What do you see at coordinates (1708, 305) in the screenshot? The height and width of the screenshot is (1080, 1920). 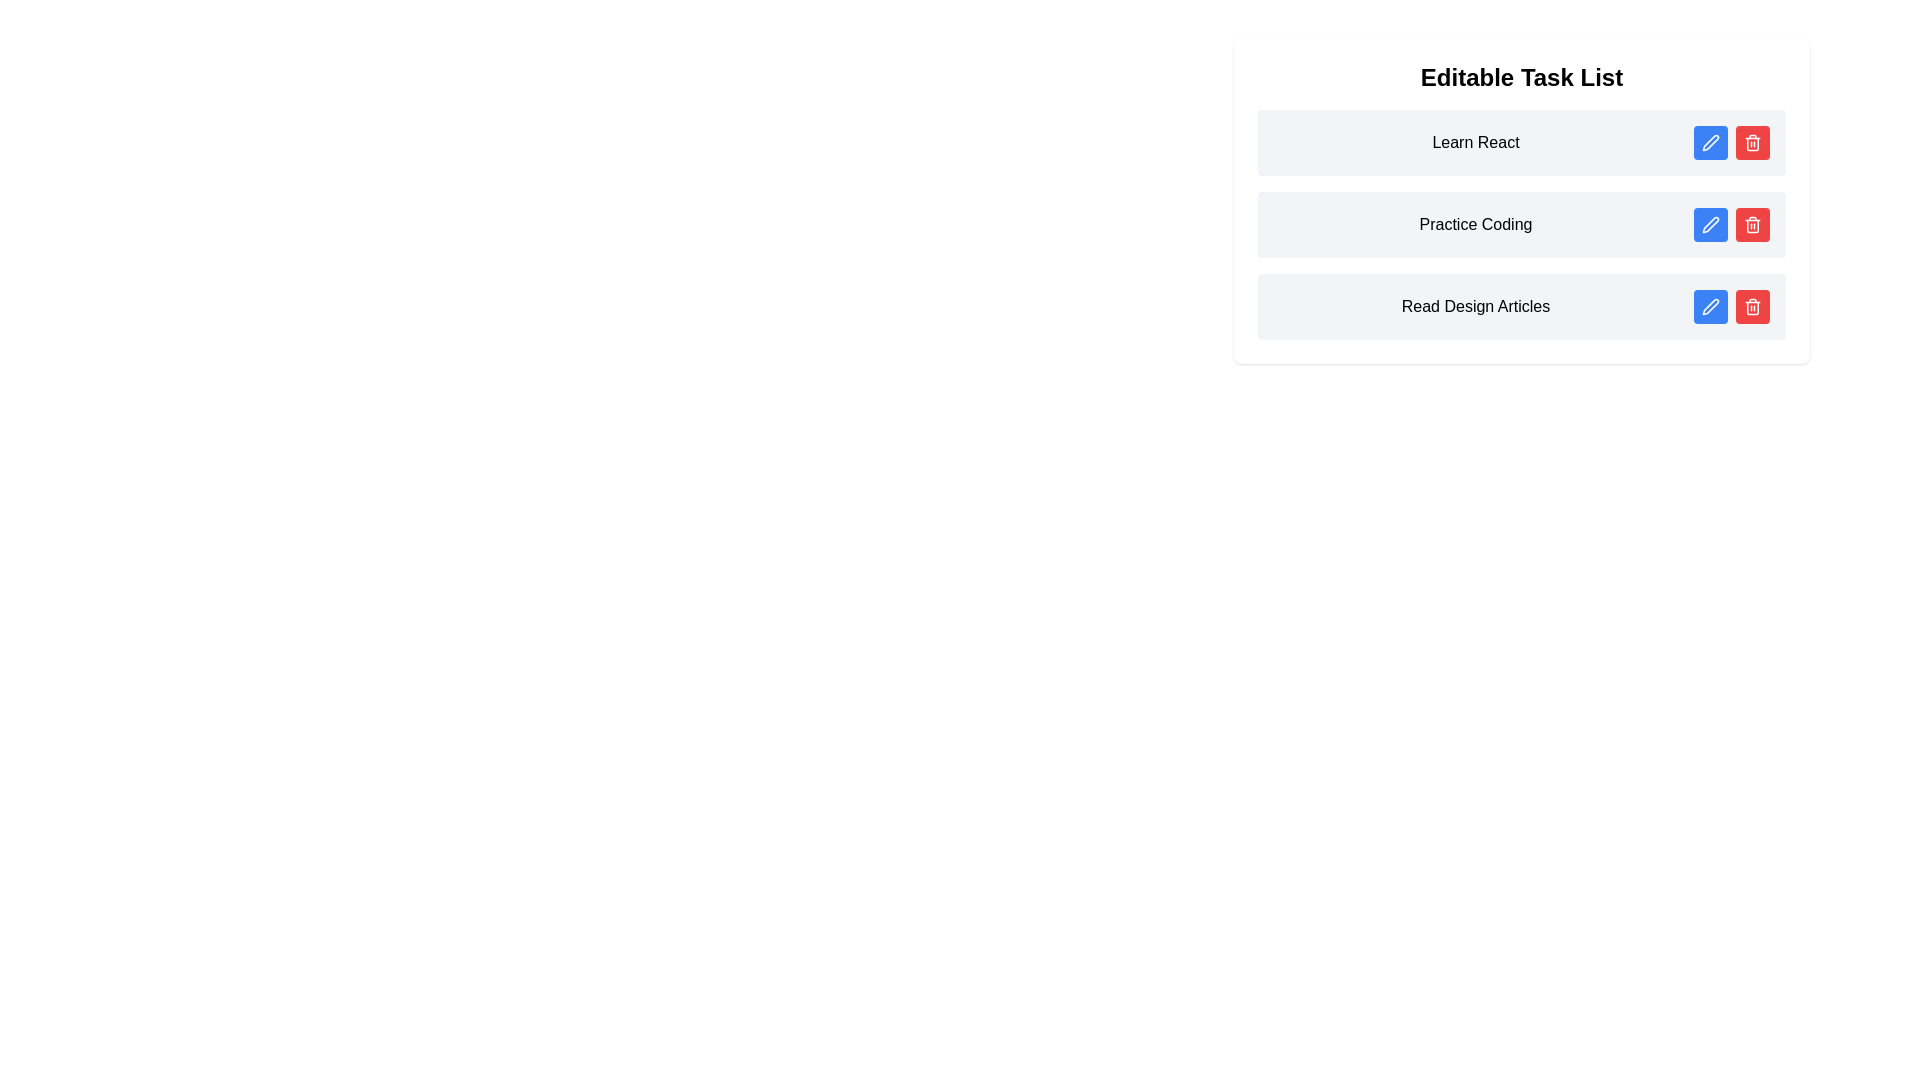 I see `the pen icon button located at the end of the 'Read Design Articles' row` at bounding box center [1708, 305].